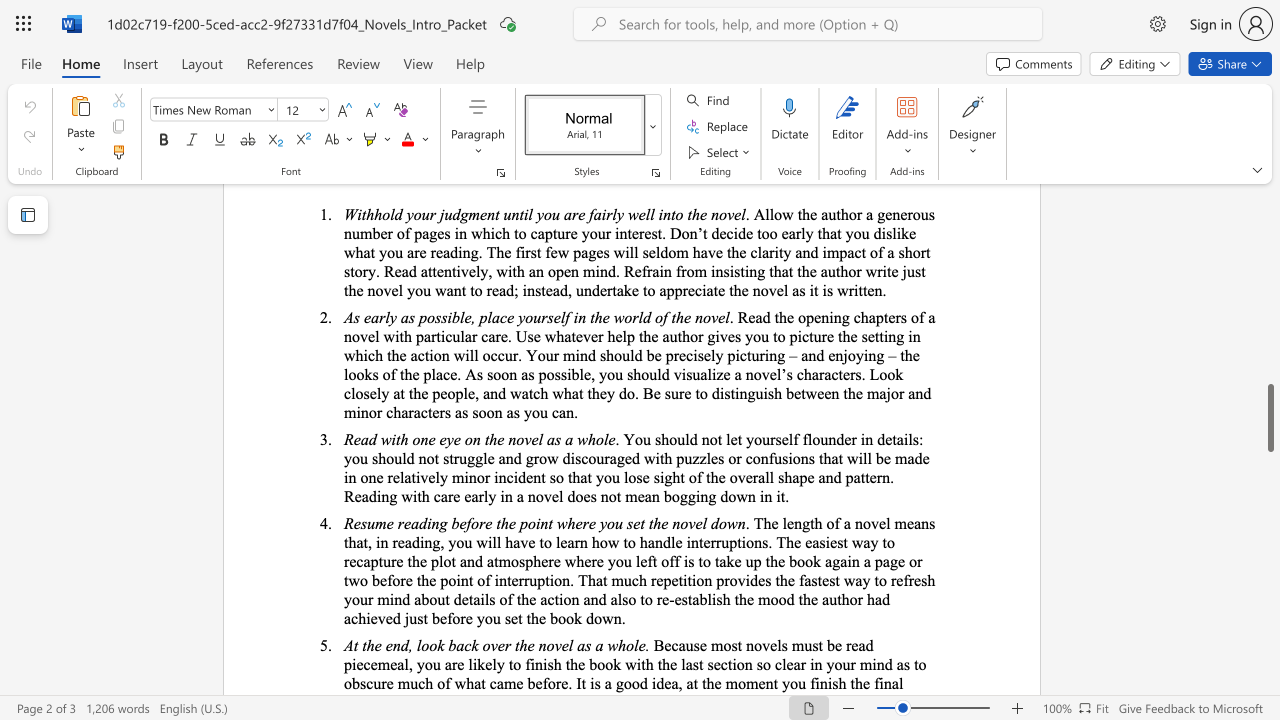  I want to click on the subset text "do" within the text "Resume reading before the point where you set the novel down", so click(711, 522).